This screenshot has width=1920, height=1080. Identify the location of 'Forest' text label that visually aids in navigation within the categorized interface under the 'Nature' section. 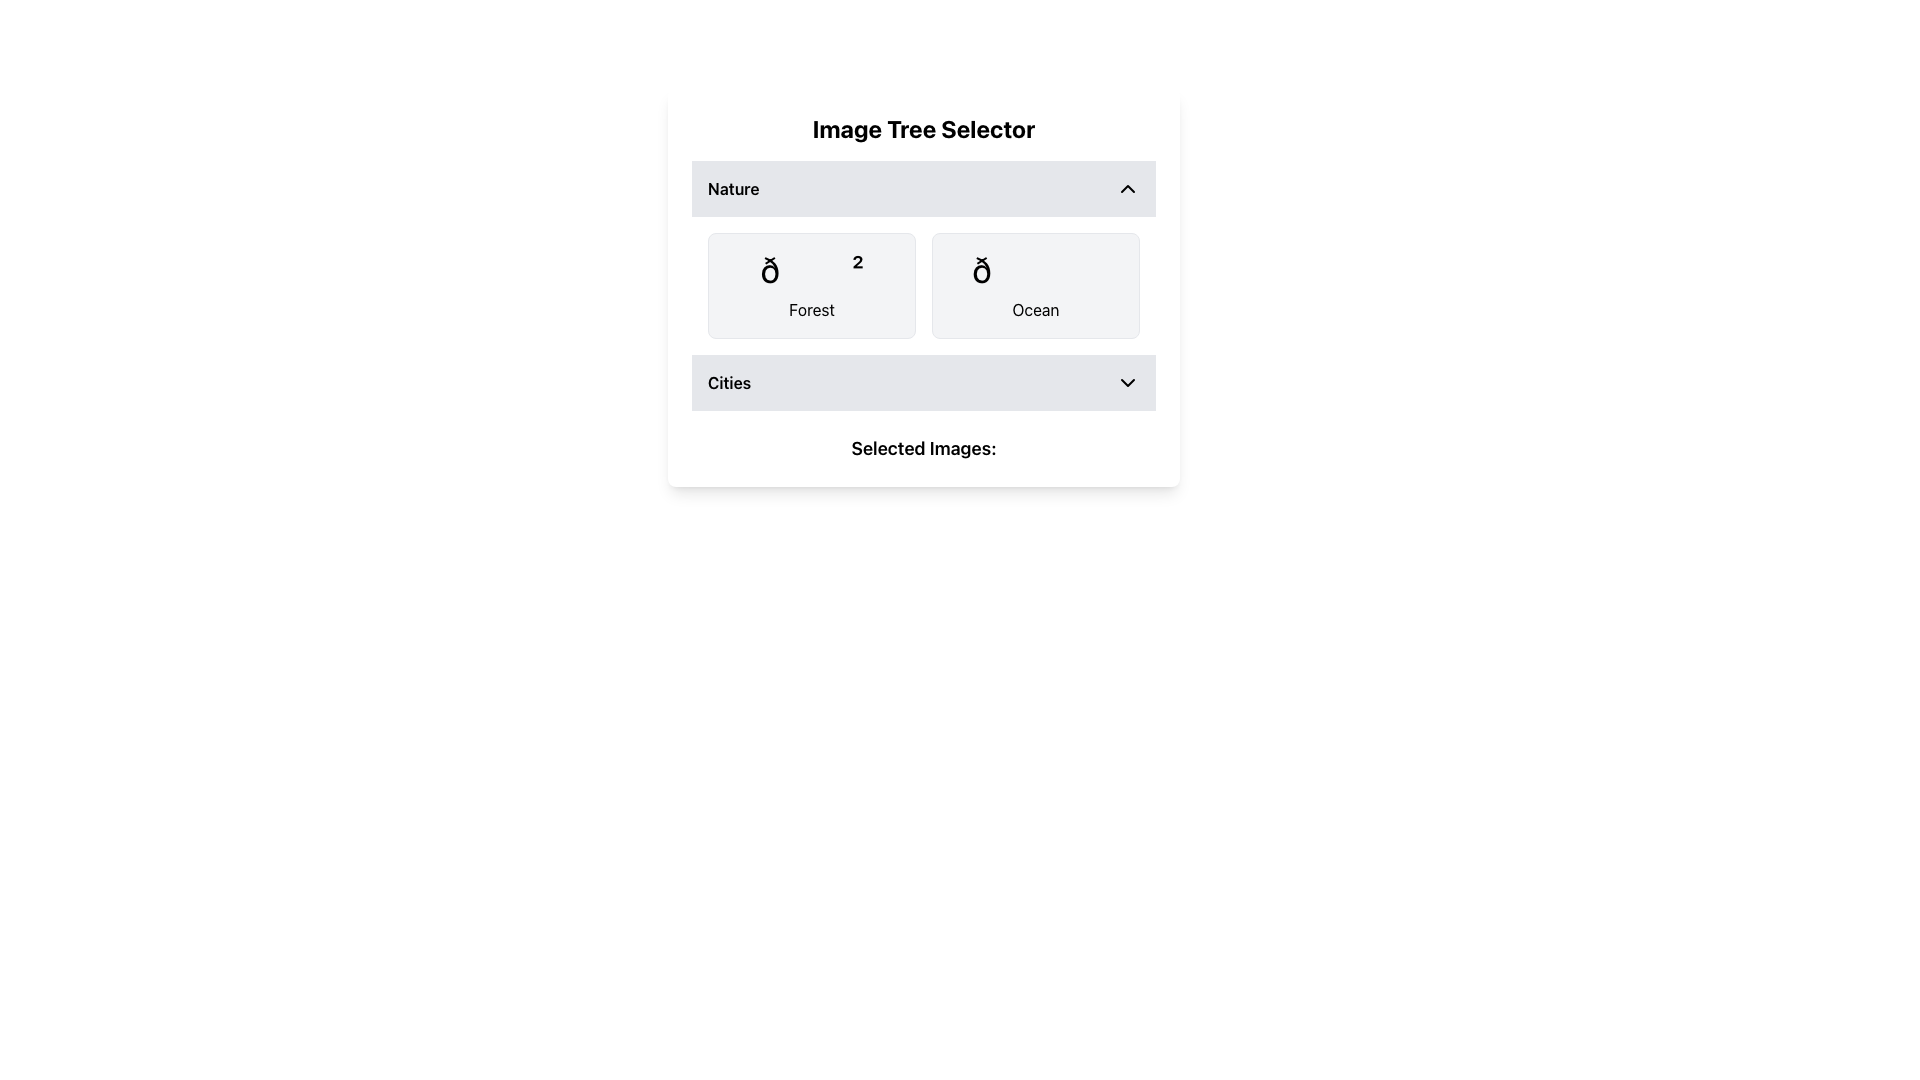
(811, 309).